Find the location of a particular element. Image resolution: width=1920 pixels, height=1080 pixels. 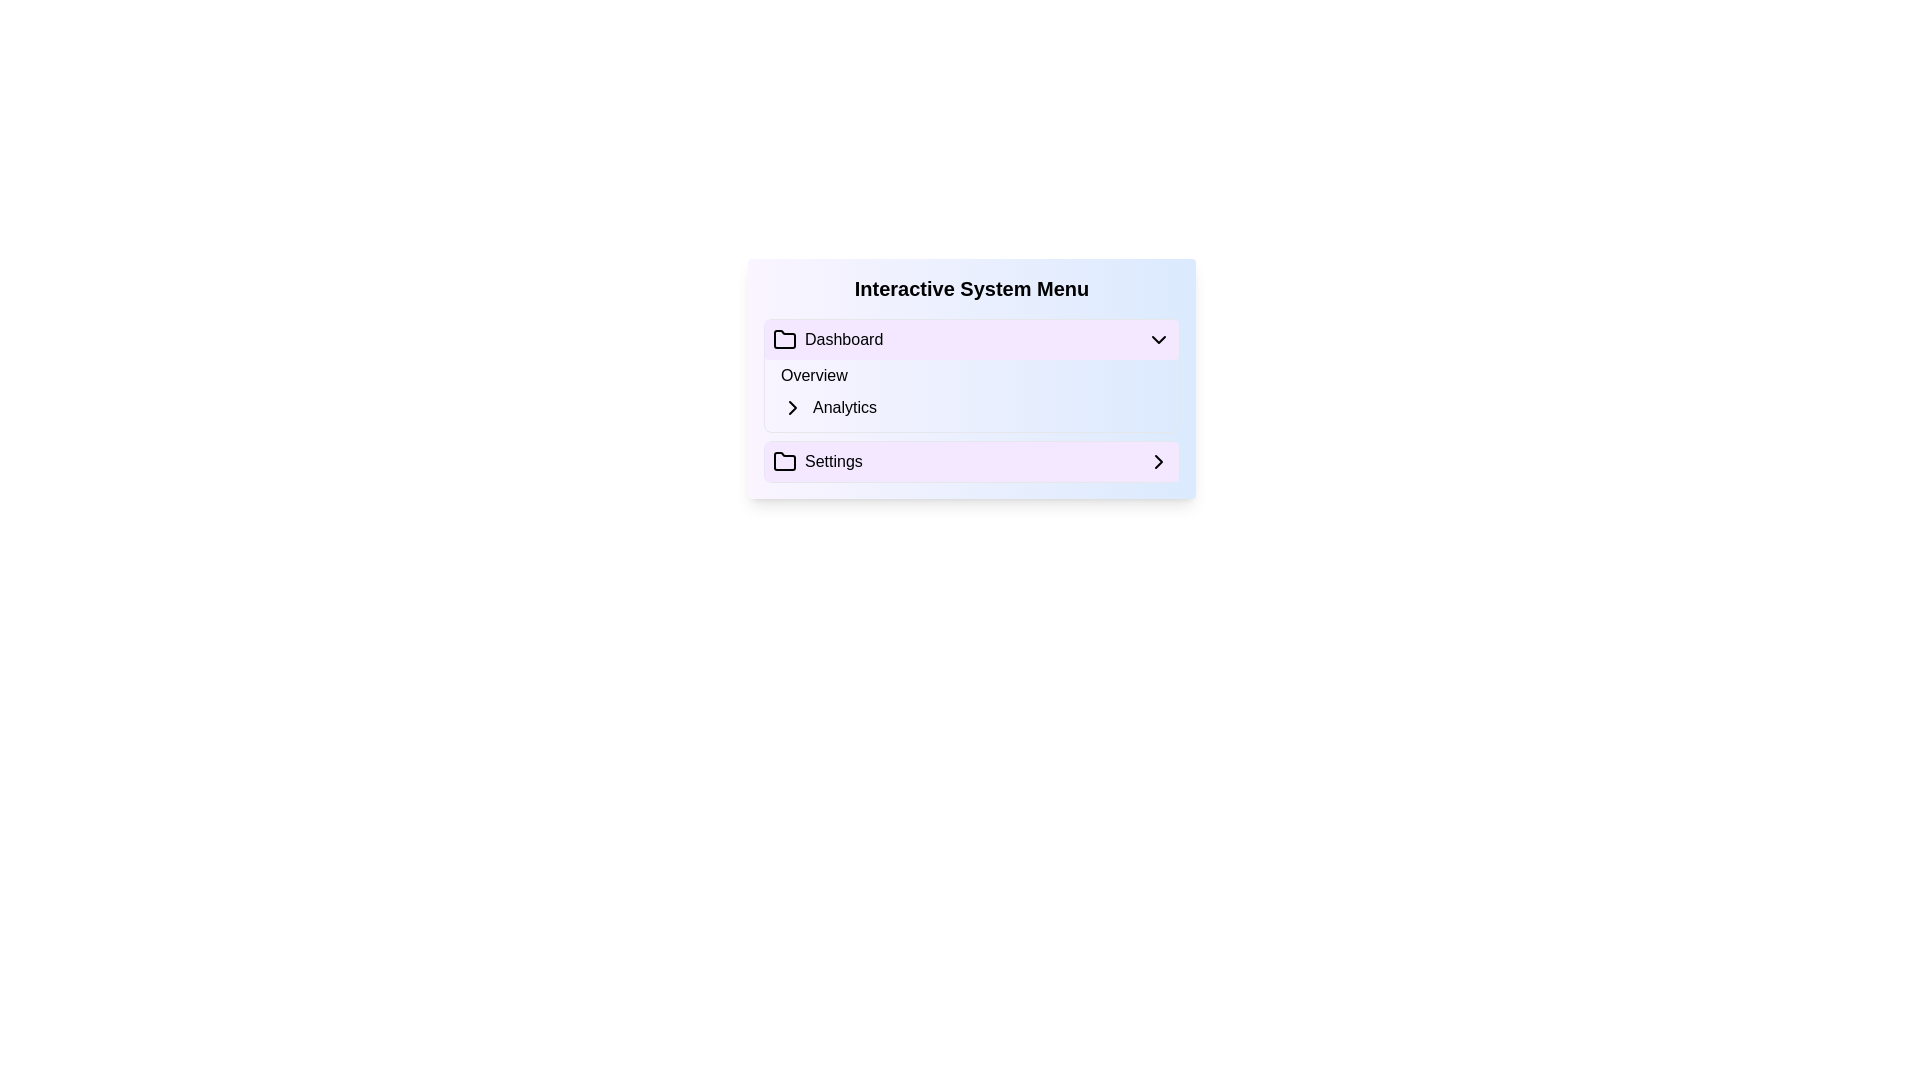

the navigation button located below the 'Analytics' button is located at coordinates (971, 462).